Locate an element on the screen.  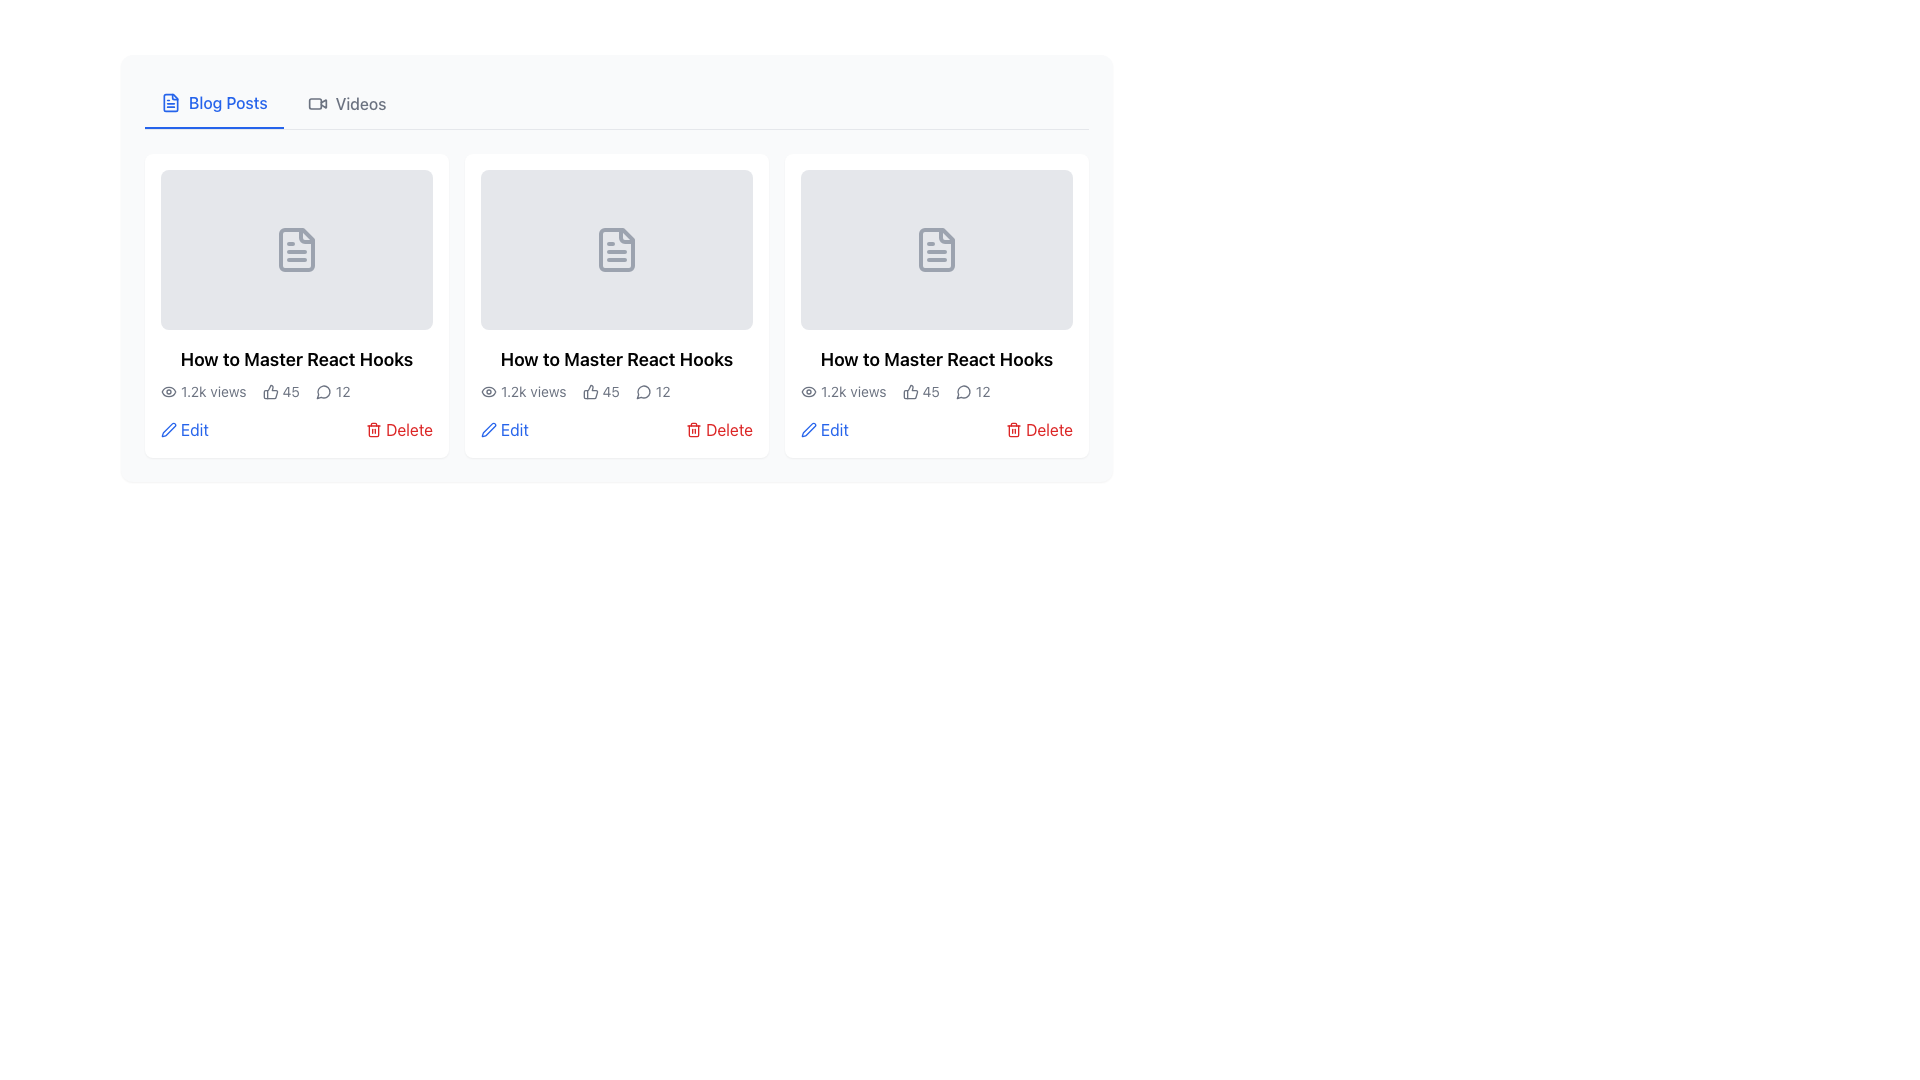
the delete icon located within the 'Delete' button of the third item in the list, which visually represents the delete action is located at coordinates (374, 428).